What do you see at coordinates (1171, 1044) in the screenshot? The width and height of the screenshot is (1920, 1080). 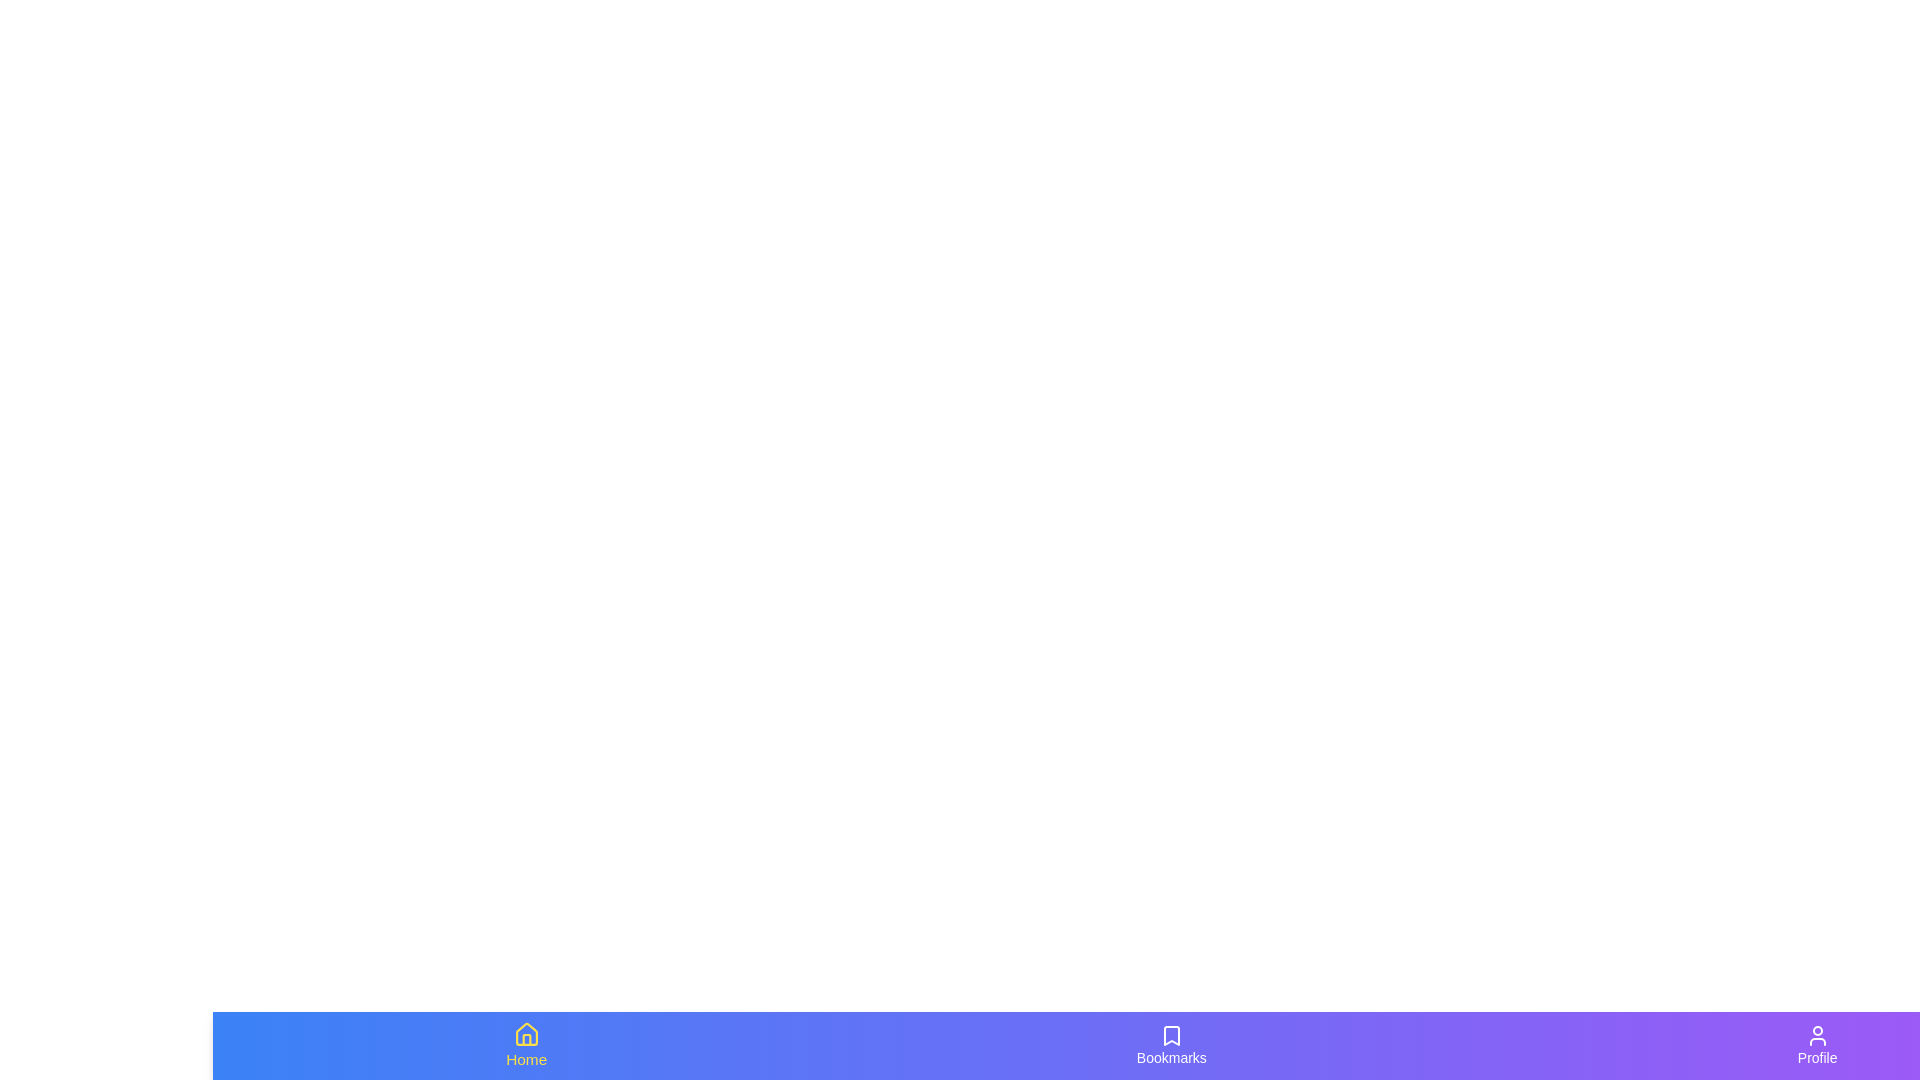 I see `the Bookmarks icon to observe its hover effect` at bounding box center [1171, 1044].